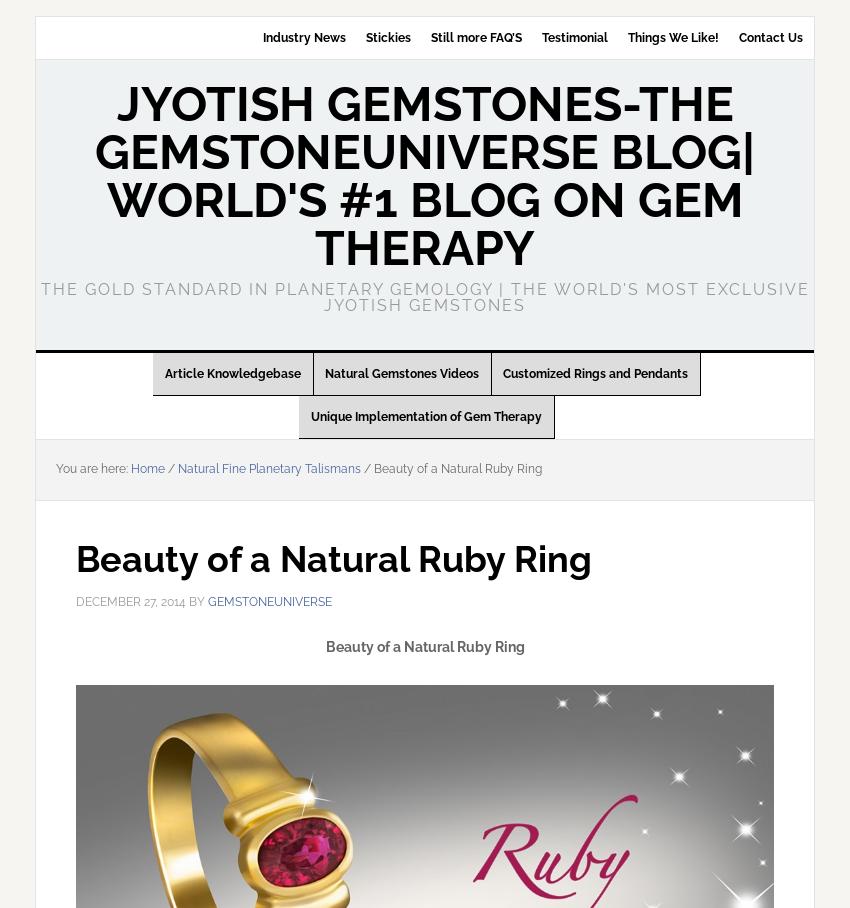 This screenshot has width=850, height=908. What do you see at coordinates (595, 374) in the screenshot?
I see `'Customized Rings and Pendants'` at bounding box center [595, 374].